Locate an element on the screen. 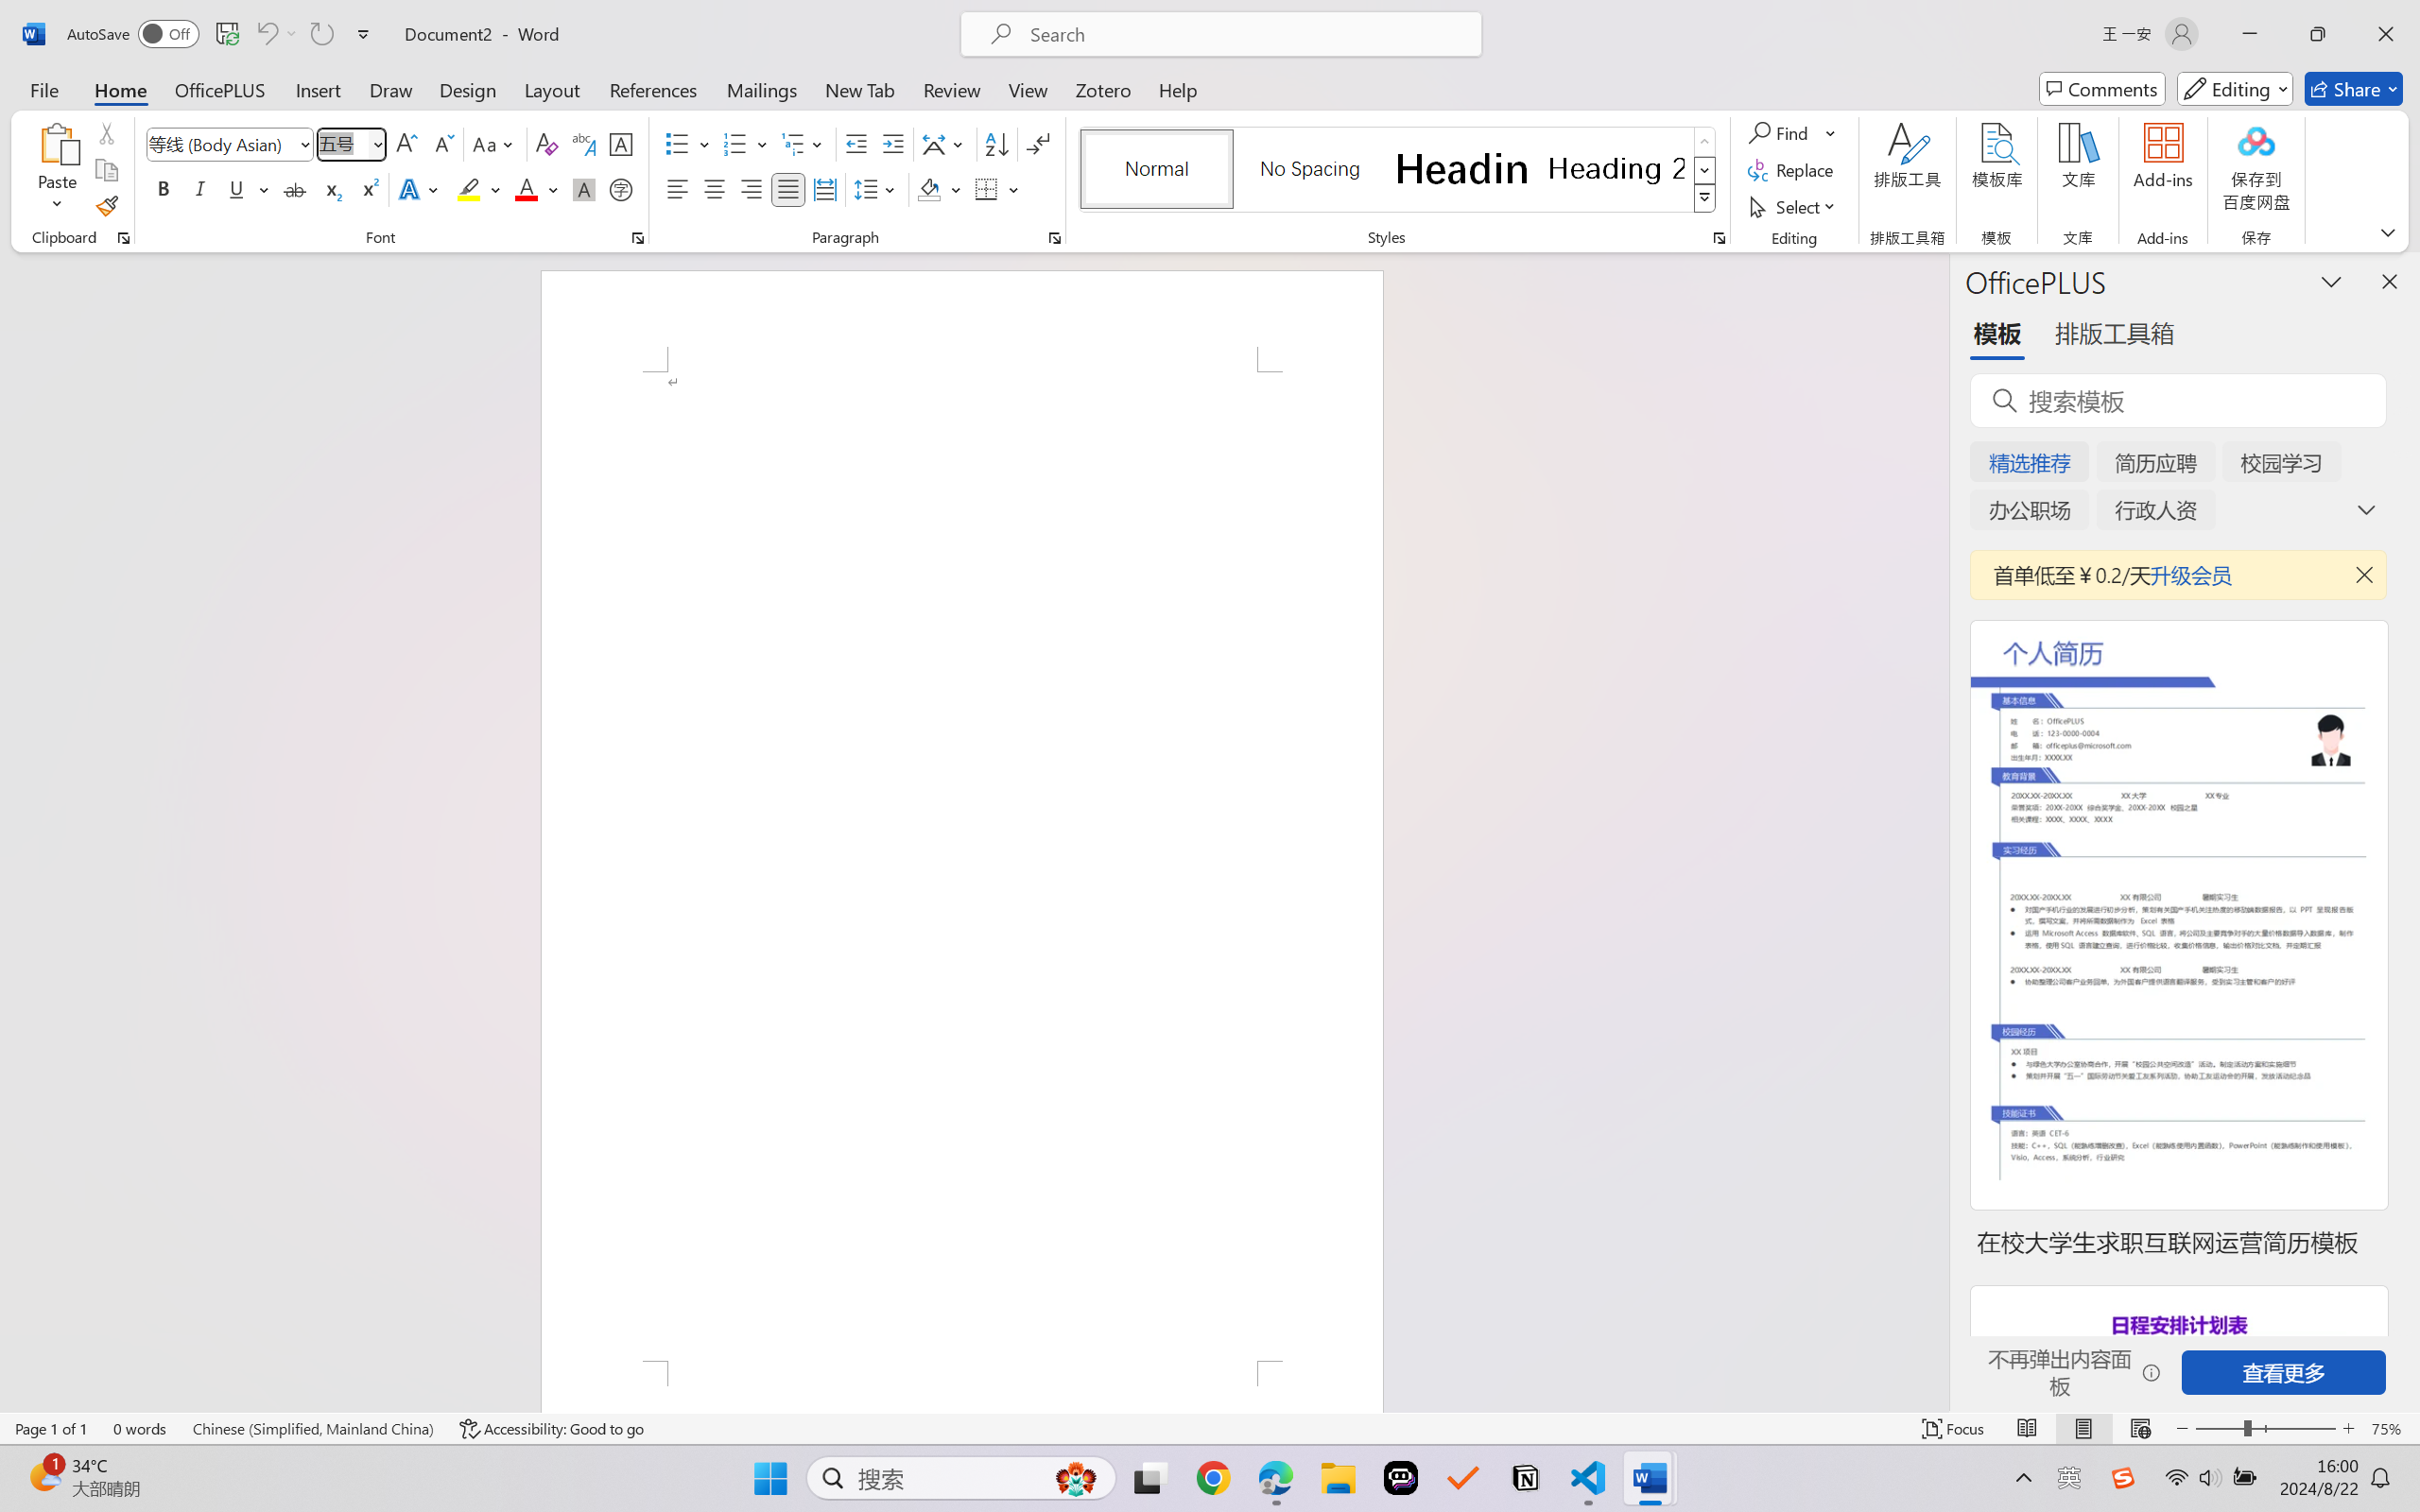  'Borders' is located at coordinates (987, 188).